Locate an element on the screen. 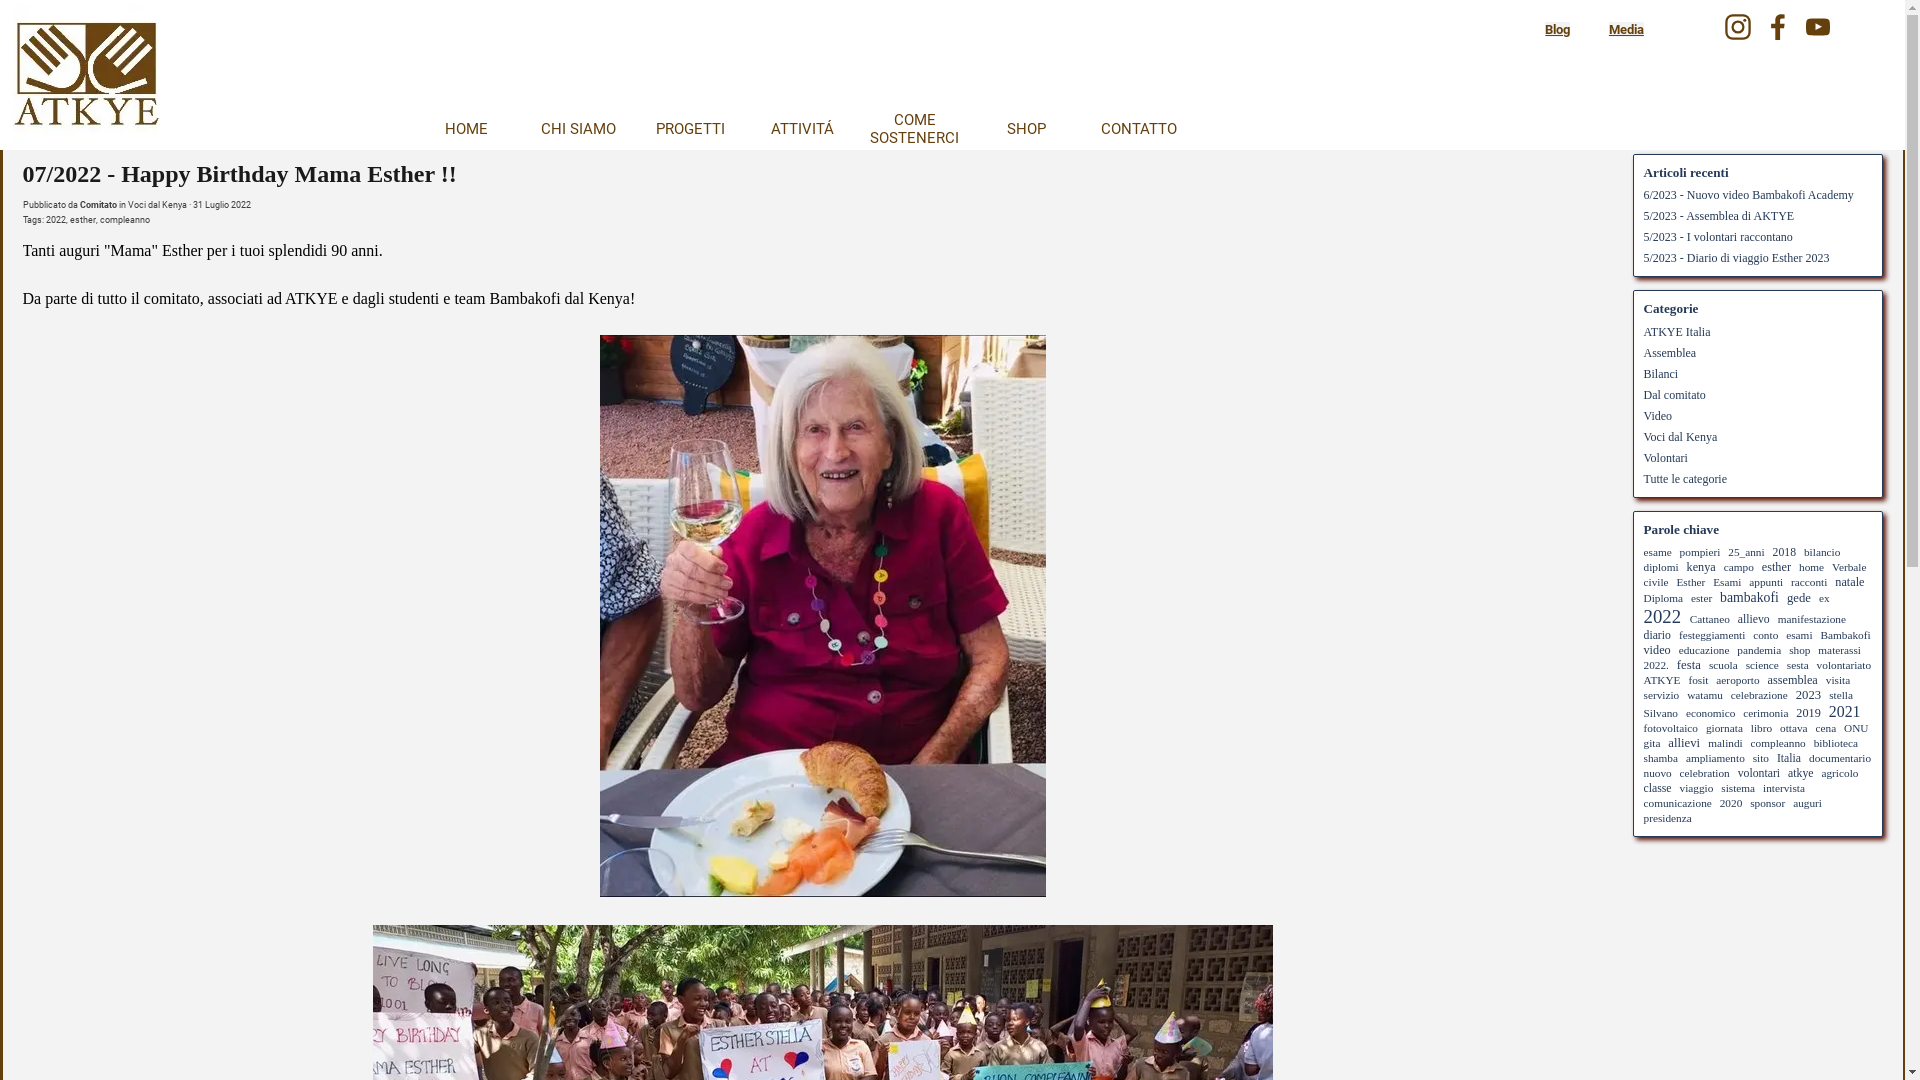 The width and height of the screenshot is (1920, 1080). 'SHOP' is located at coordinates (1026, 128).